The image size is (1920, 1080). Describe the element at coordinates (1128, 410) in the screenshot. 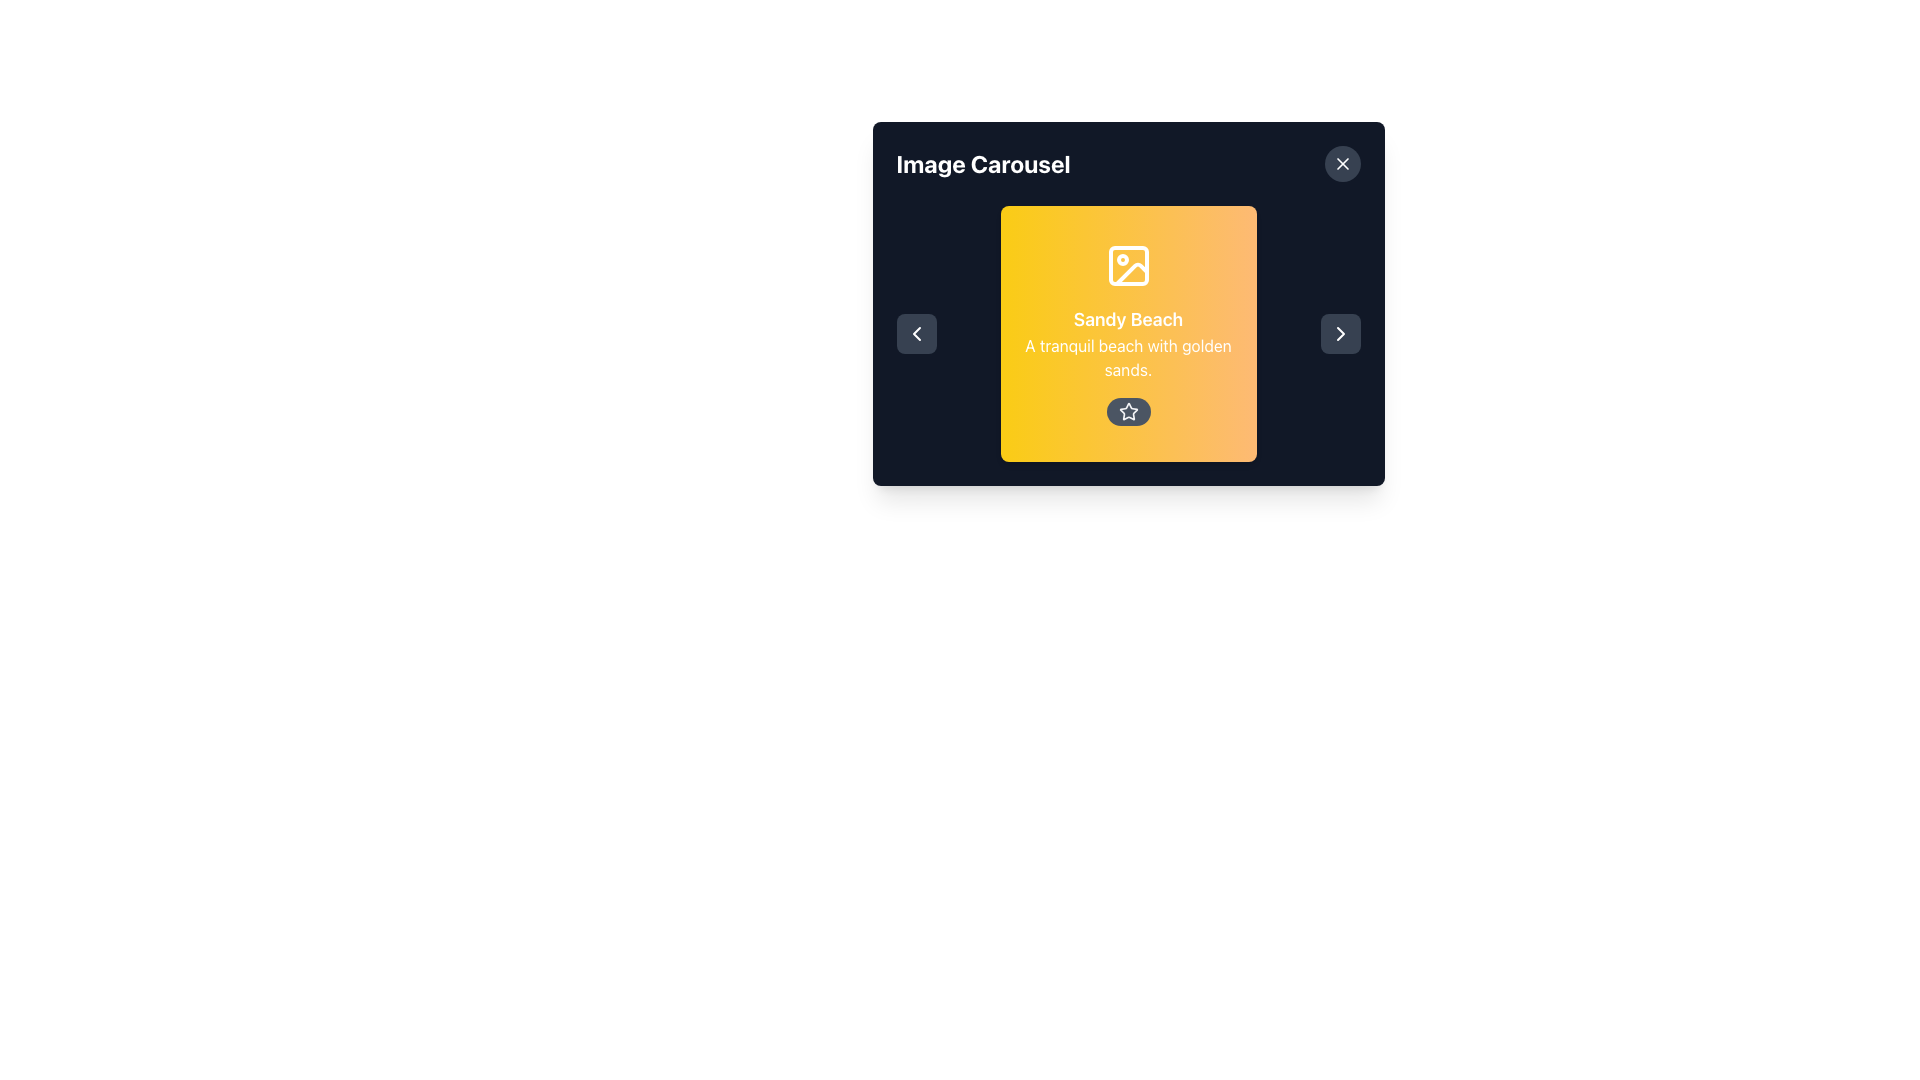

I see `the gray star-shaped icon located beneath the 'Sandy Beach' text in the carousel to interact with it` at that location.